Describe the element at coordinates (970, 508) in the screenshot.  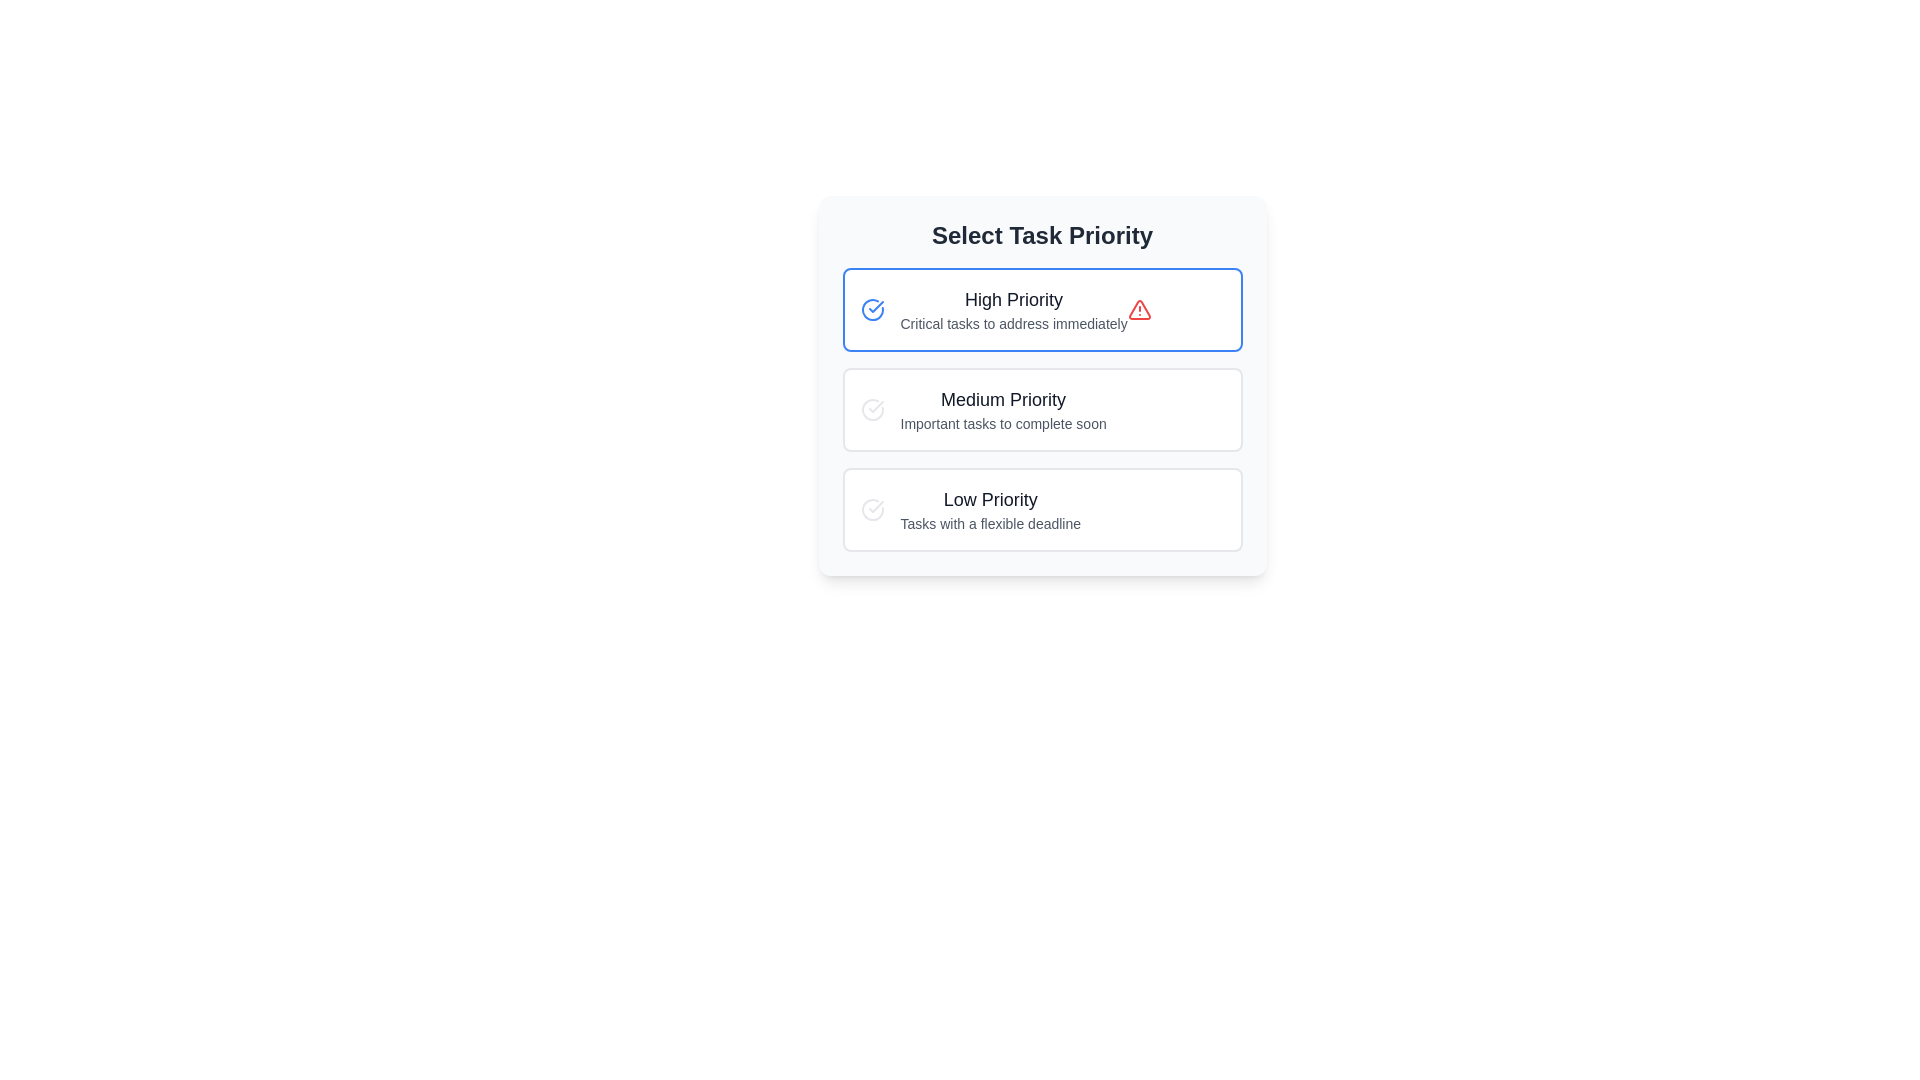
I see `the 'Low Priority' selectable option located in the bottom row of the task priority selection interface to assign a flexible deadline to a task` at that location.